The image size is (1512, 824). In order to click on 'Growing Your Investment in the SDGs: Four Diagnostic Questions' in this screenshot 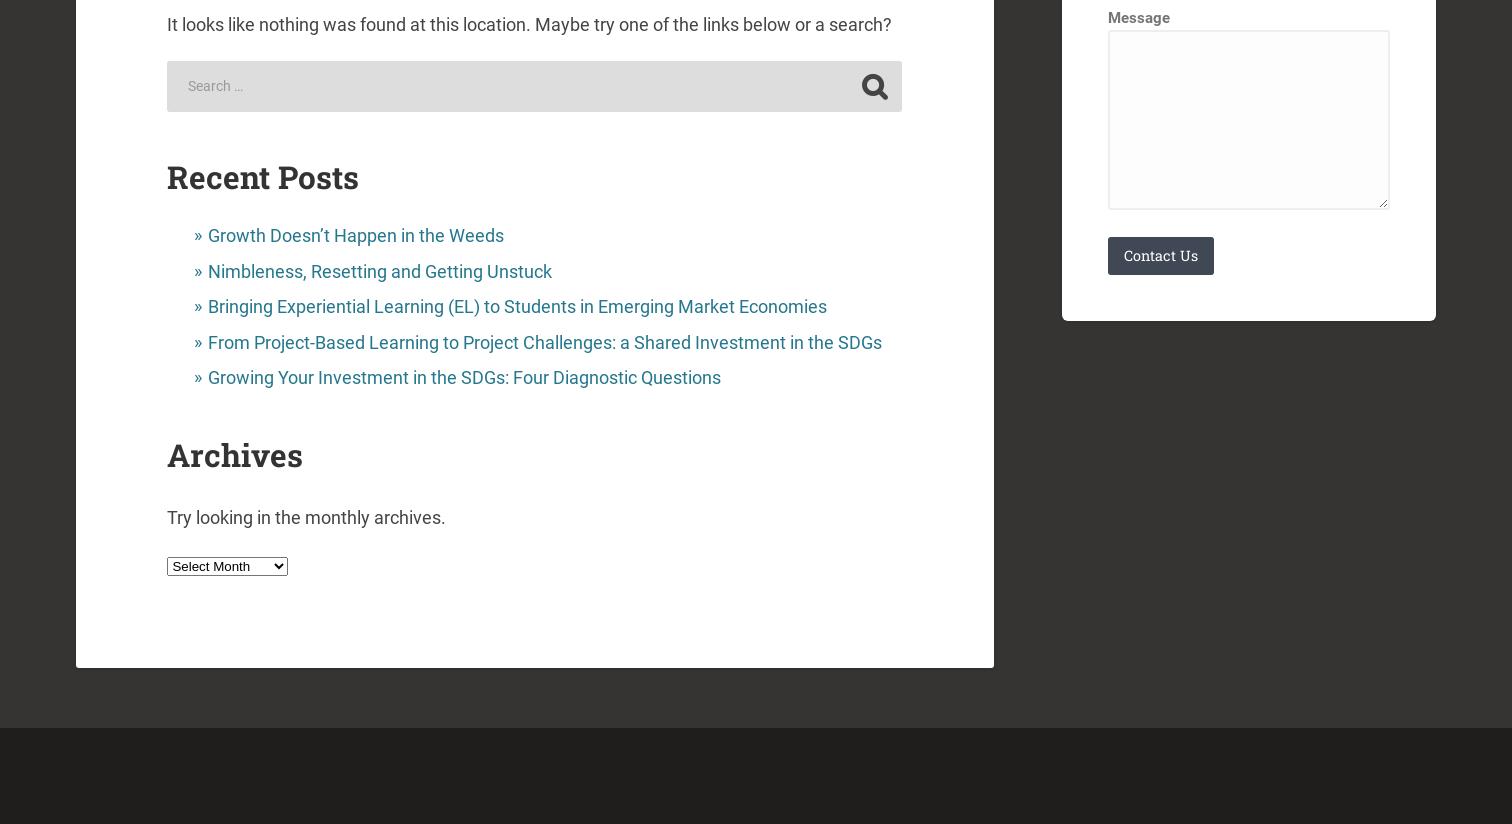, I will do `click(464, 375)`.